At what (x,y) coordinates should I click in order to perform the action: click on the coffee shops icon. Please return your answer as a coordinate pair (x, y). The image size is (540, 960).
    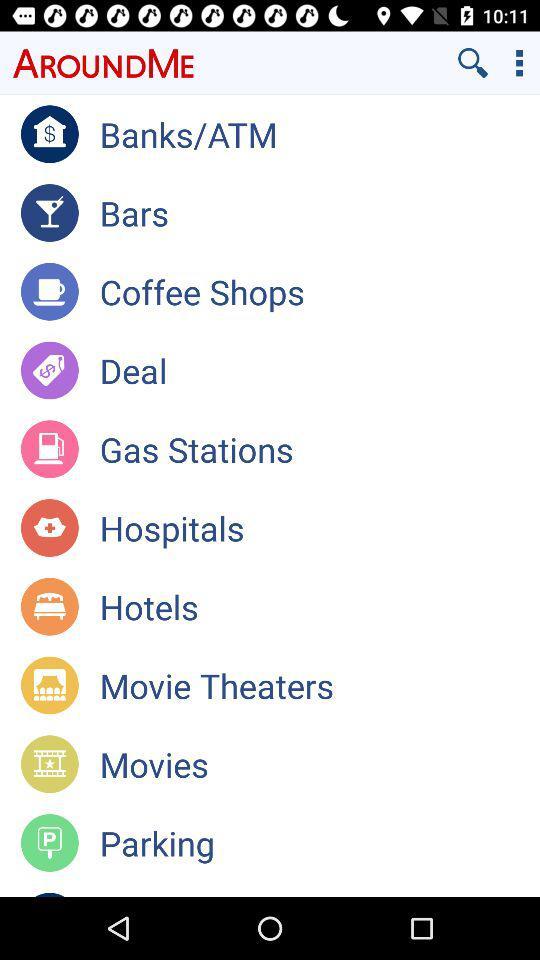
    Looking at the image, I should click on (319, 290).